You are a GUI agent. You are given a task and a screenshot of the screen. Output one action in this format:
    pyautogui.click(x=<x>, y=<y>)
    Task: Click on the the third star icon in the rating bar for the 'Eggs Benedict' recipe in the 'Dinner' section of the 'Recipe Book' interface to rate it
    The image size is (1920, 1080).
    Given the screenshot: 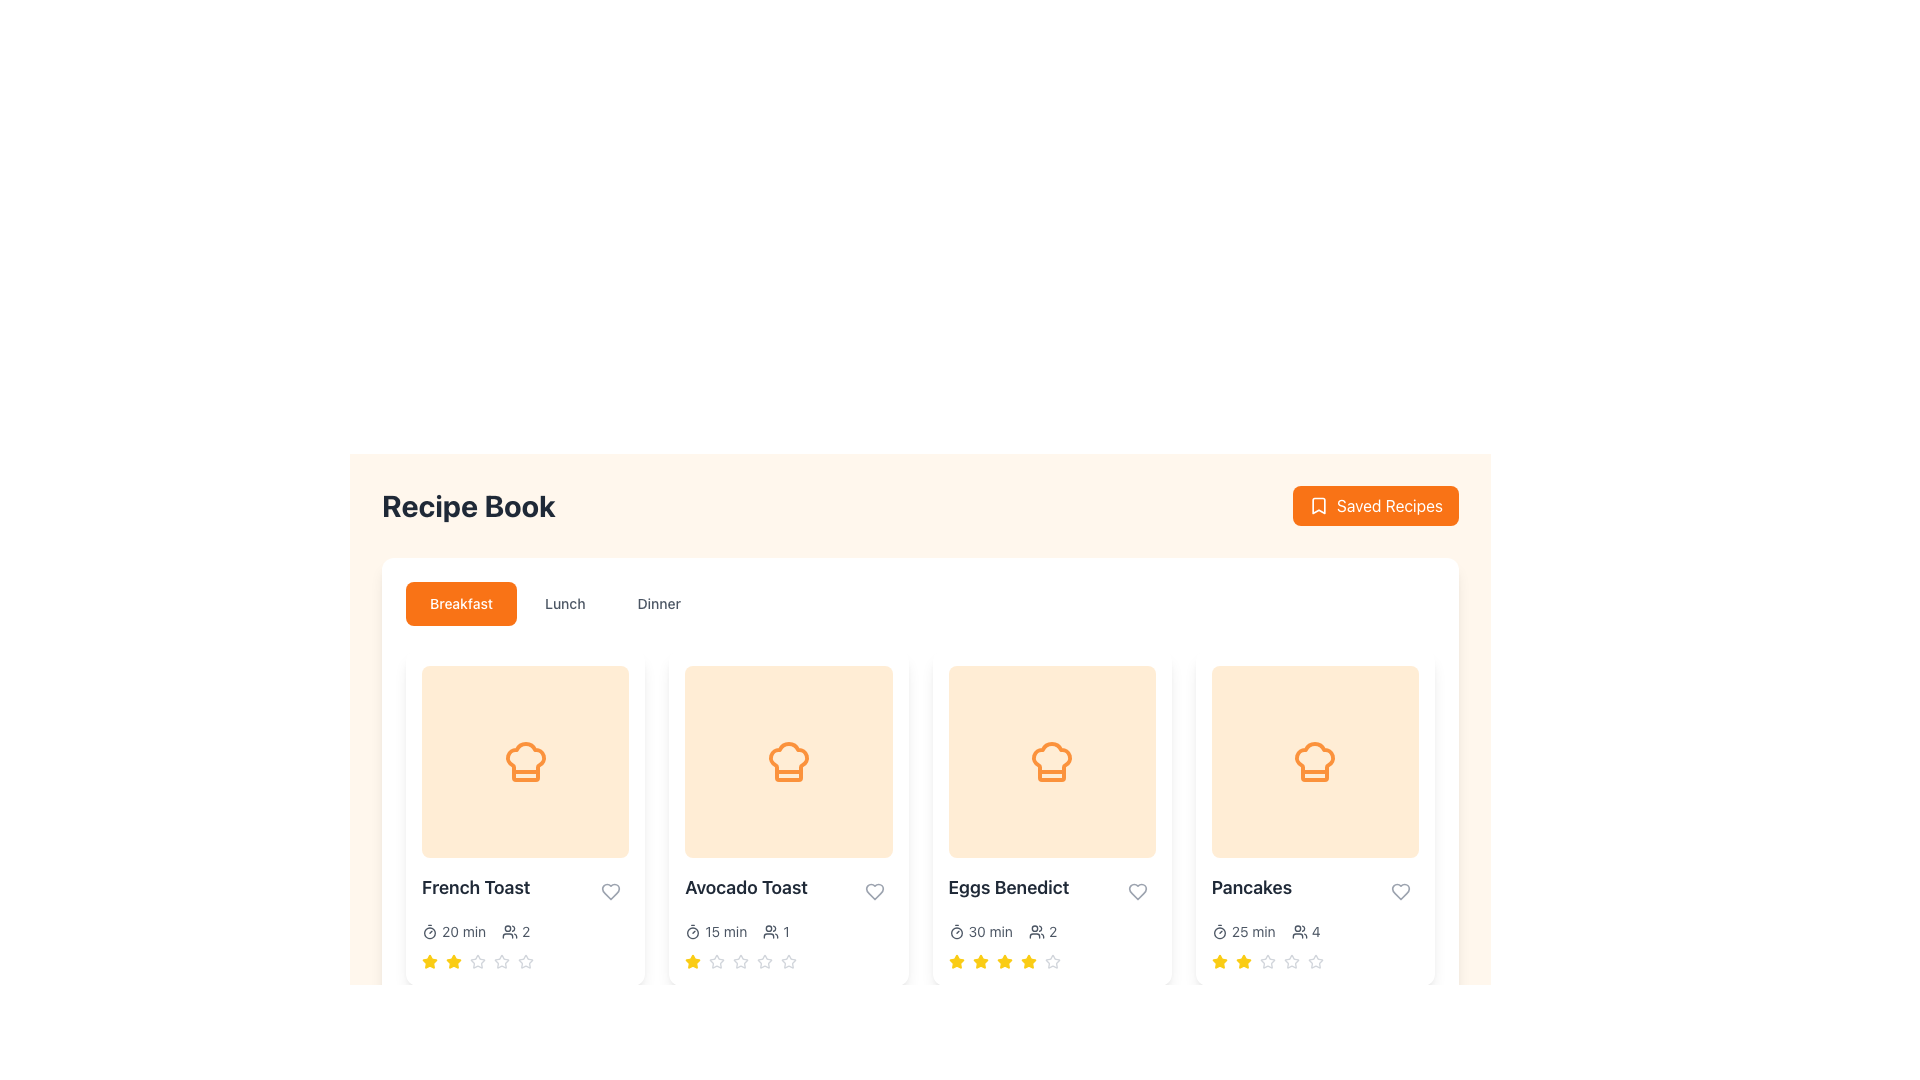 What is the action you would take?
    pyautogui.click(x=1004, y=960)
    